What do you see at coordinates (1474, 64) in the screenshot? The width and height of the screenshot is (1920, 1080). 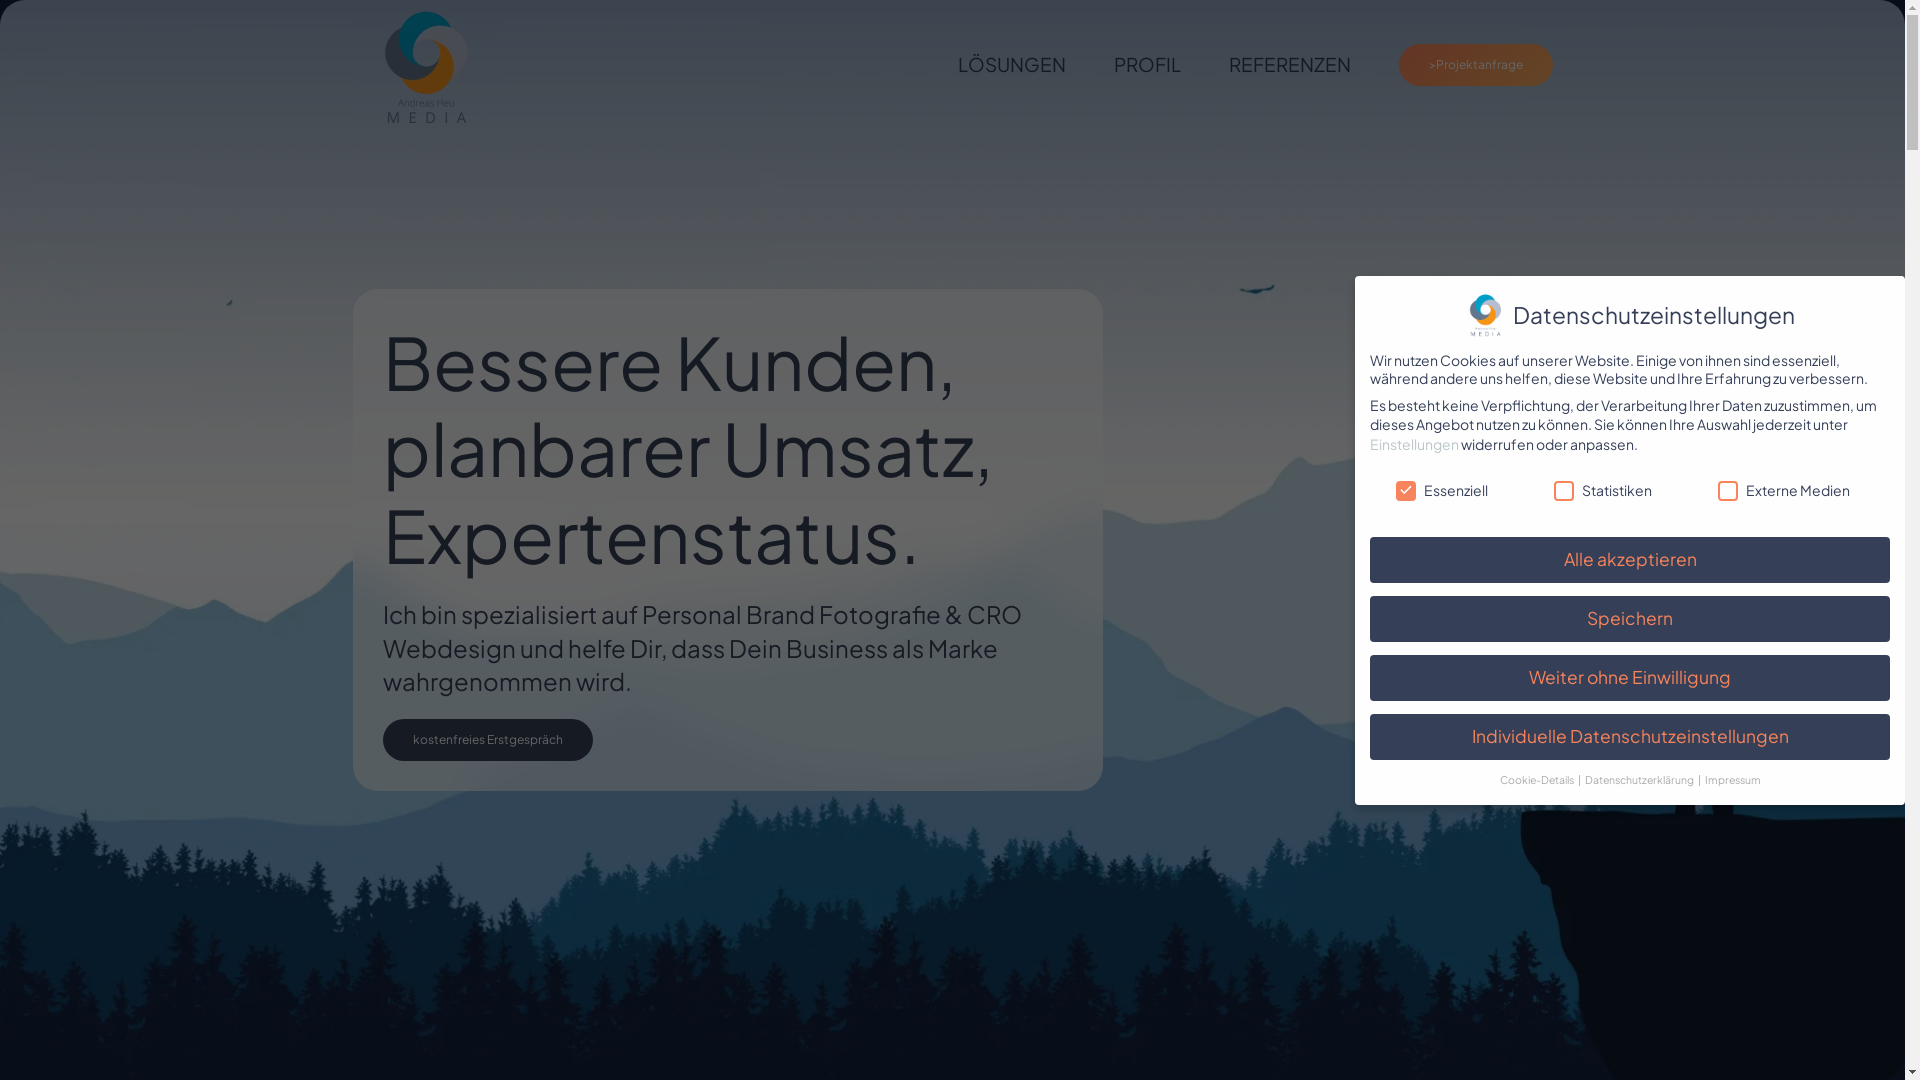 I see `'>Projektanfrage'` at bounding box center [1474, 64].